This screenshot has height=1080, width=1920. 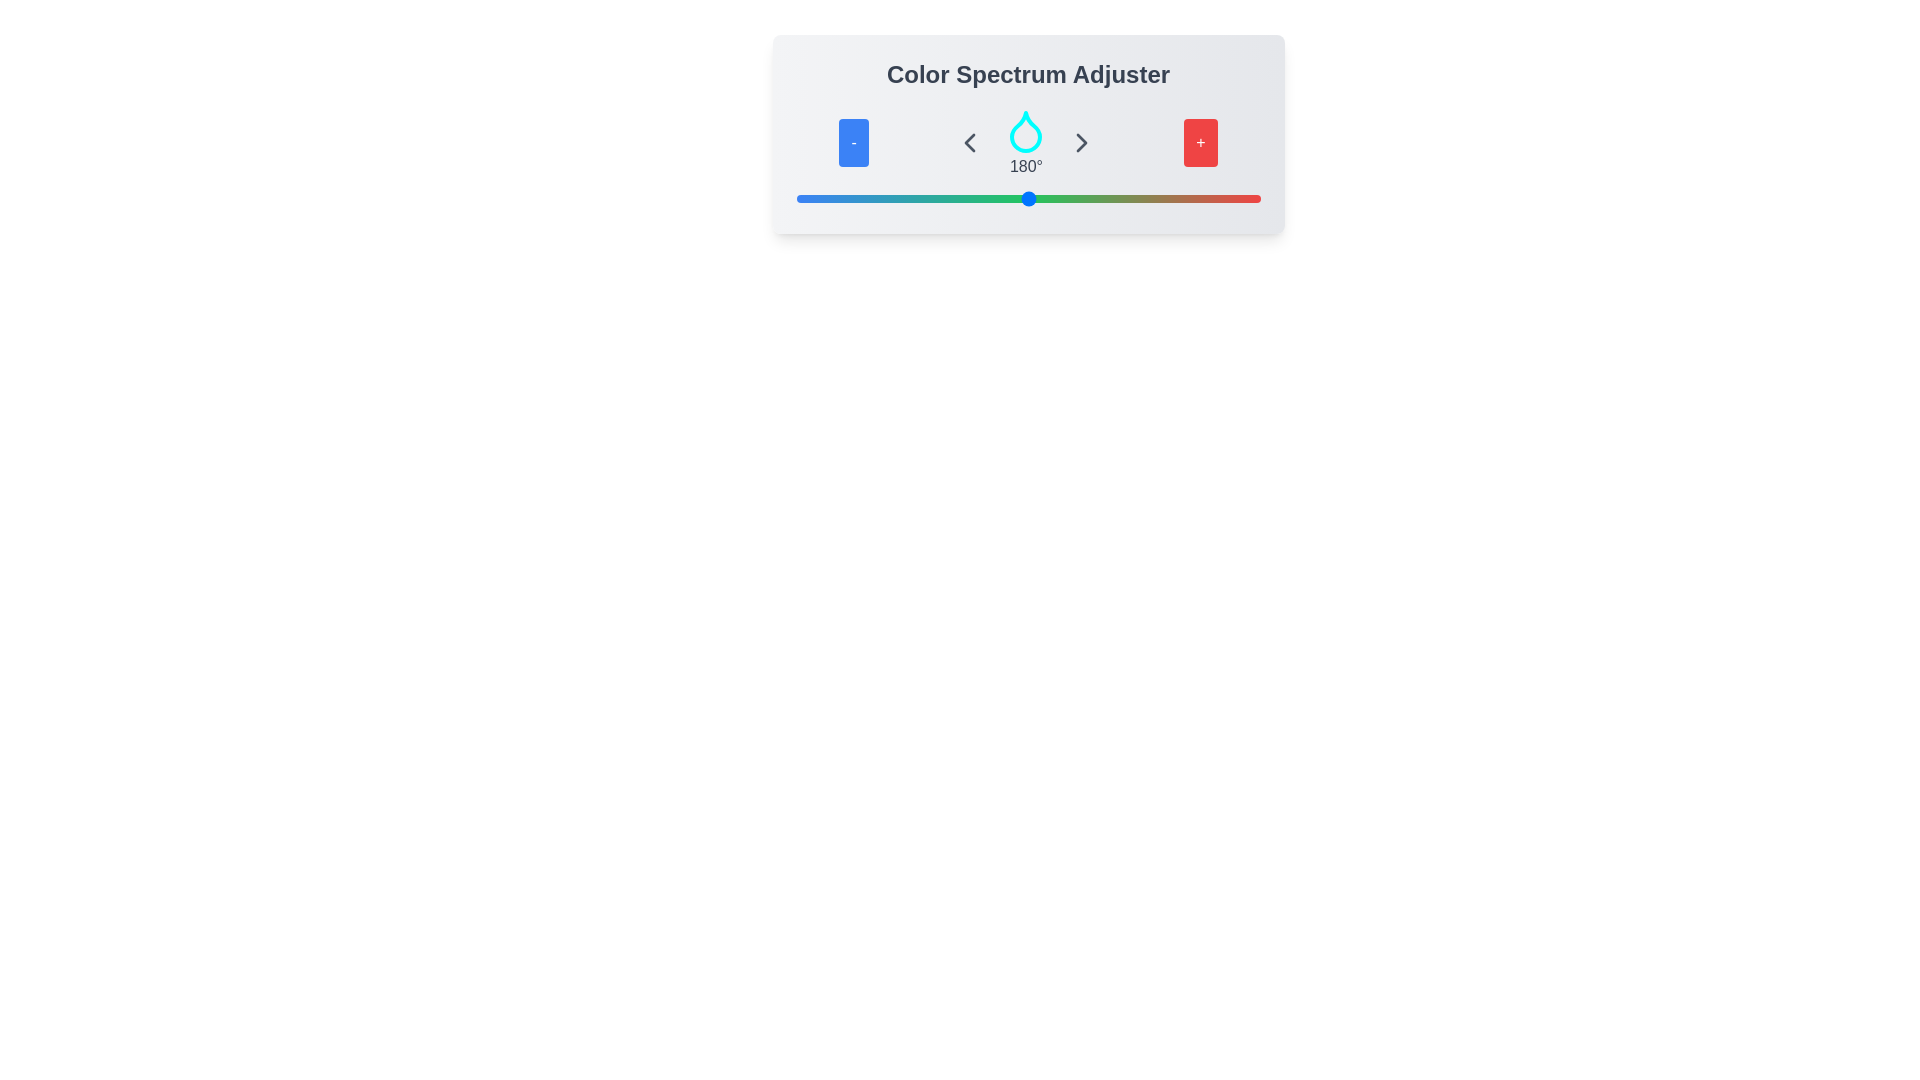 What do you see at coordinates (1081, 141) in the screenshot?
I see `the ChevronRight icon to increase the color value` at bounding box center [1081, 141].